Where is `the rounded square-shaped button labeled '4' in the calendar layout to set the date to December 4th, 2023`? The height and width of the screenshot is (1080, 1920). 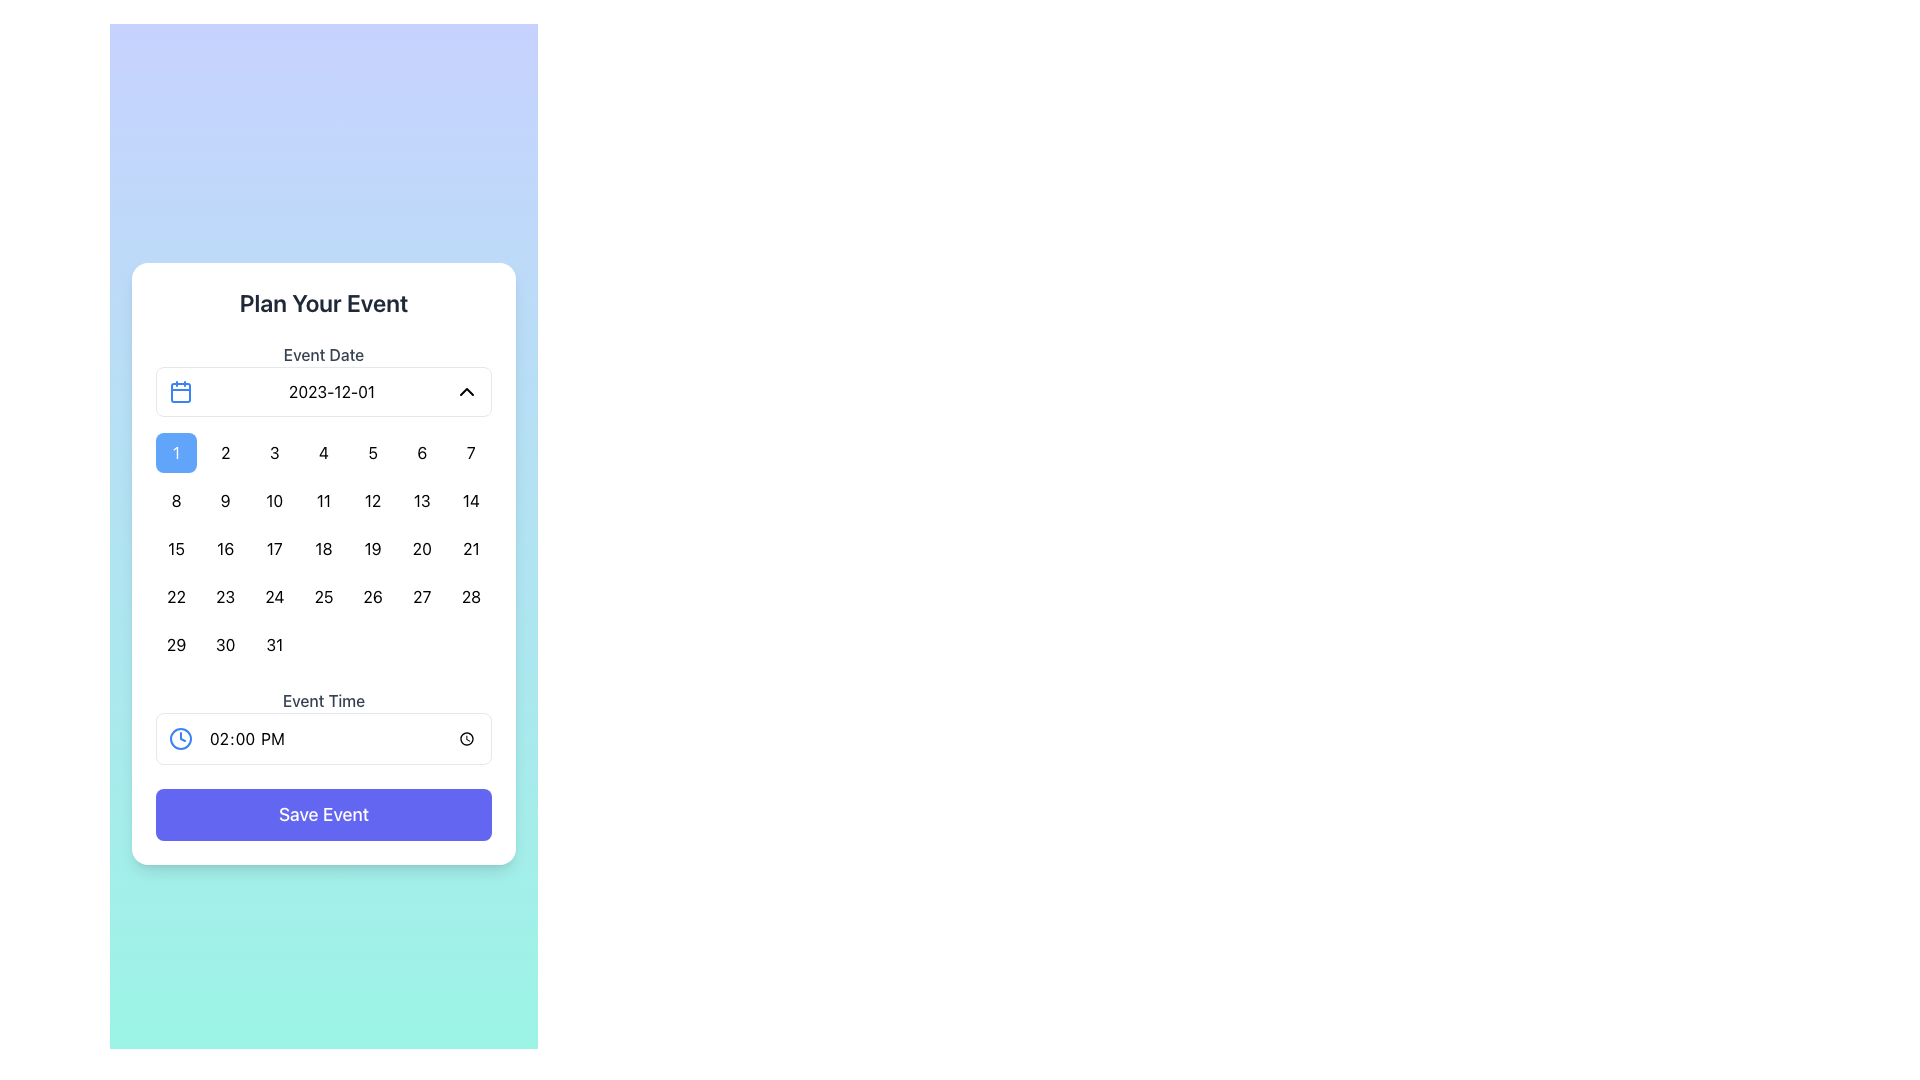
the rounded square-shaped button labeled '4' in the calendar layout to set the date to December 4th, 2023 is located at coordinates (323, 452).